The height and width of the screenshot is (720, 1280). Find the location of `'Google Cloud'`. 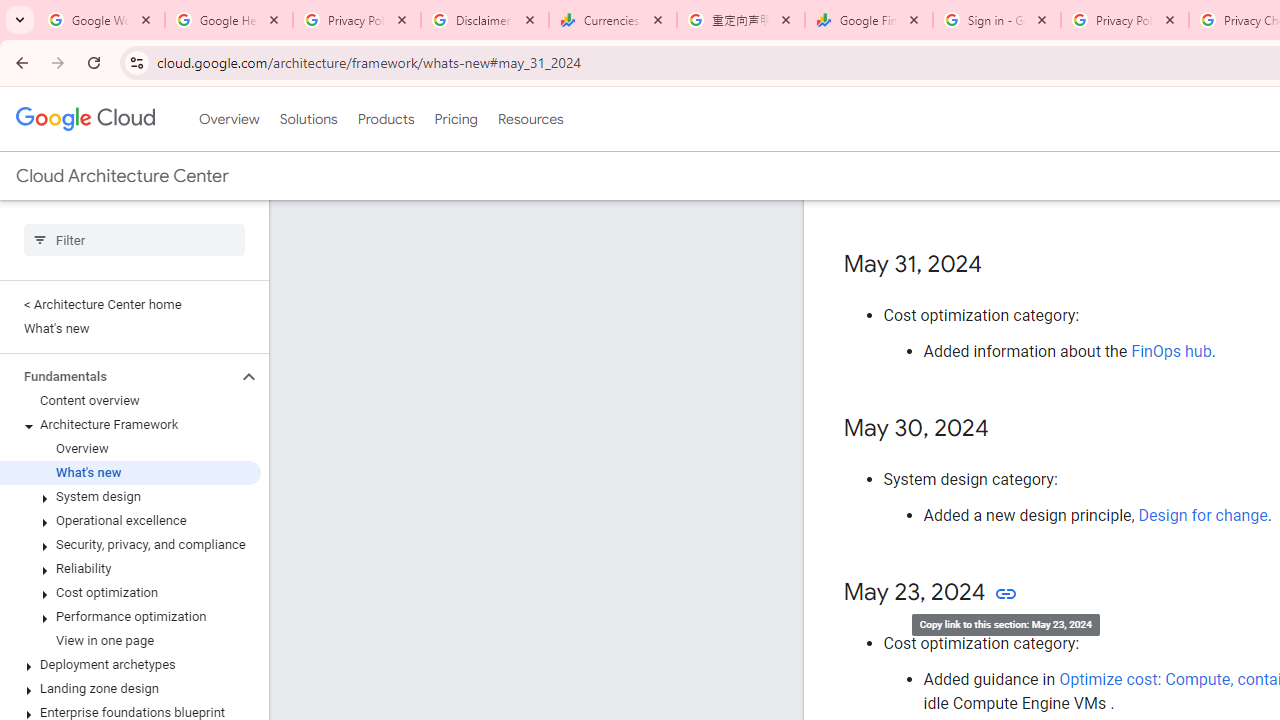

'Google Cloud' is located at coordinates (84, 119).